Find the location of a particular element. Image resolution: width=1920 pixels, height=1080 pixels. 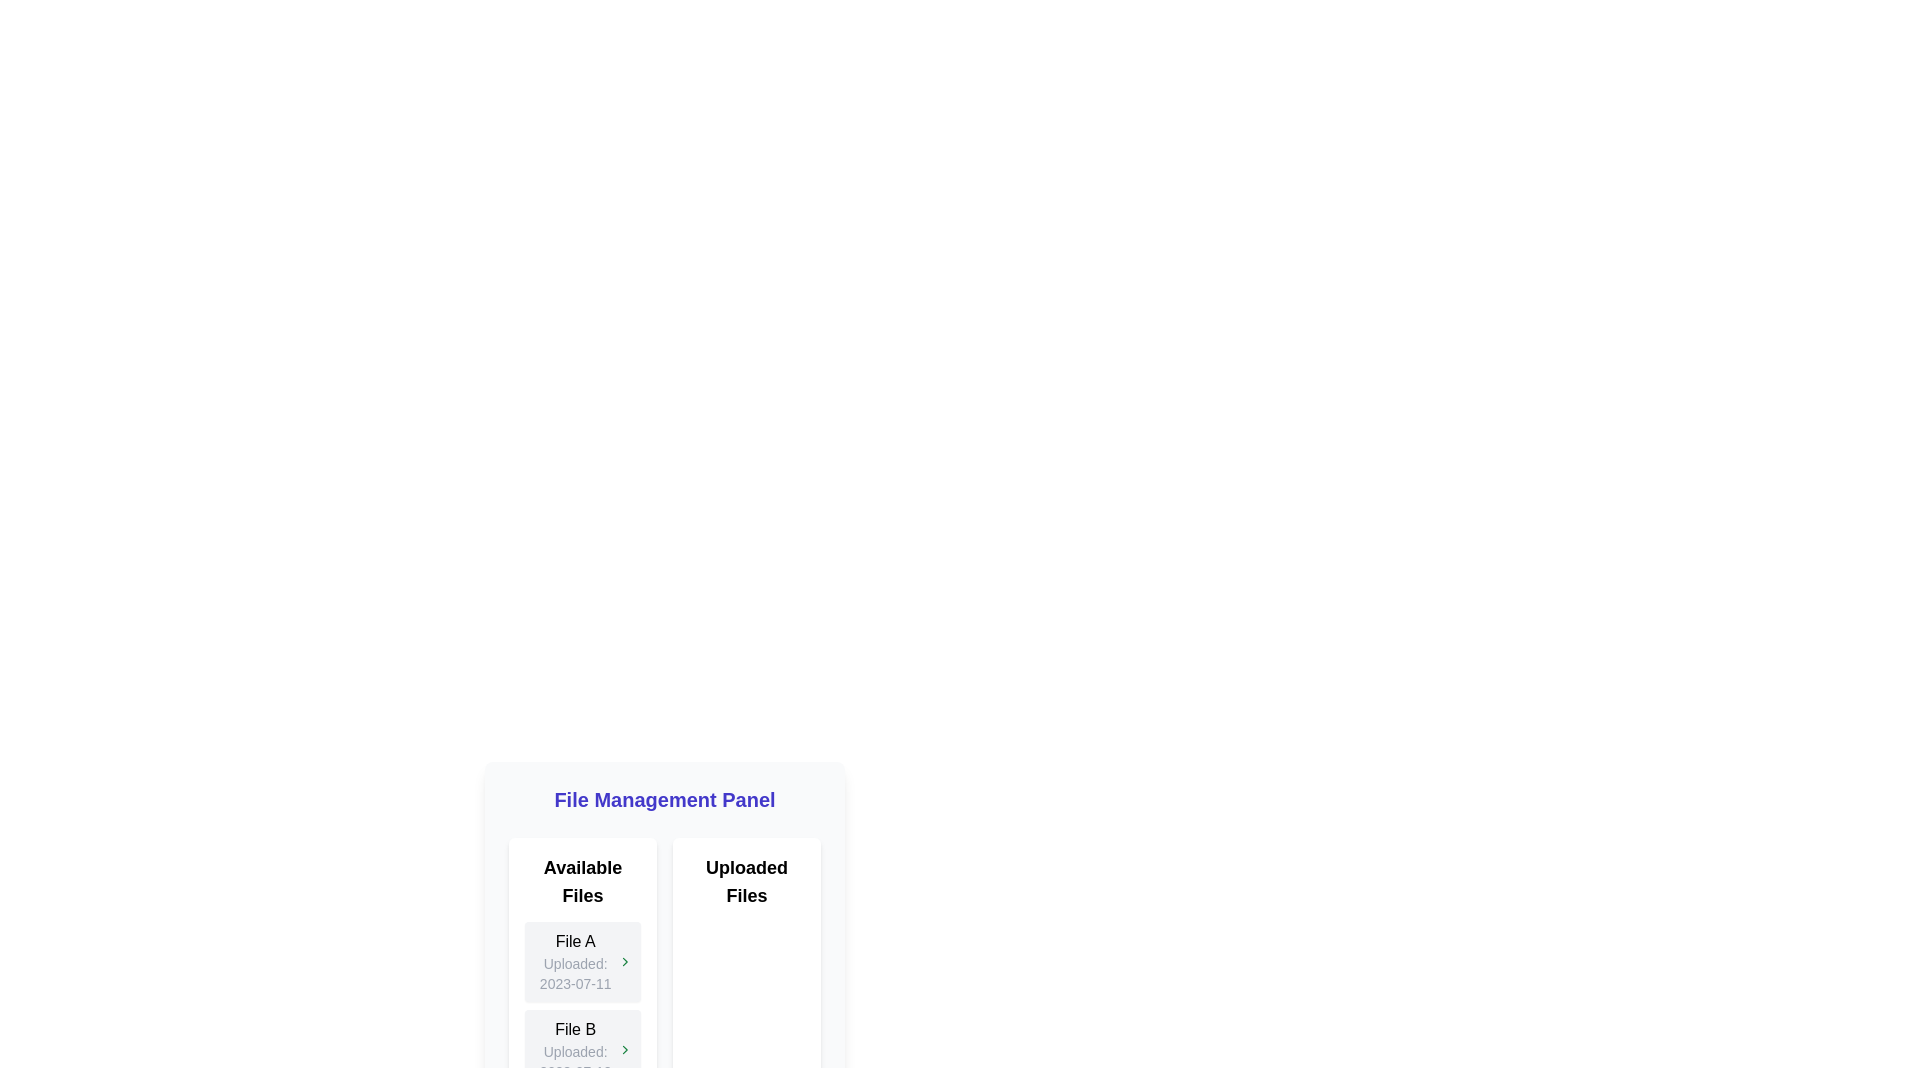

the green chevron icon pointing to the right, located immediately to the right of the text 'File B' in the 'Available Files' section is located at coordinates (624, 1048).